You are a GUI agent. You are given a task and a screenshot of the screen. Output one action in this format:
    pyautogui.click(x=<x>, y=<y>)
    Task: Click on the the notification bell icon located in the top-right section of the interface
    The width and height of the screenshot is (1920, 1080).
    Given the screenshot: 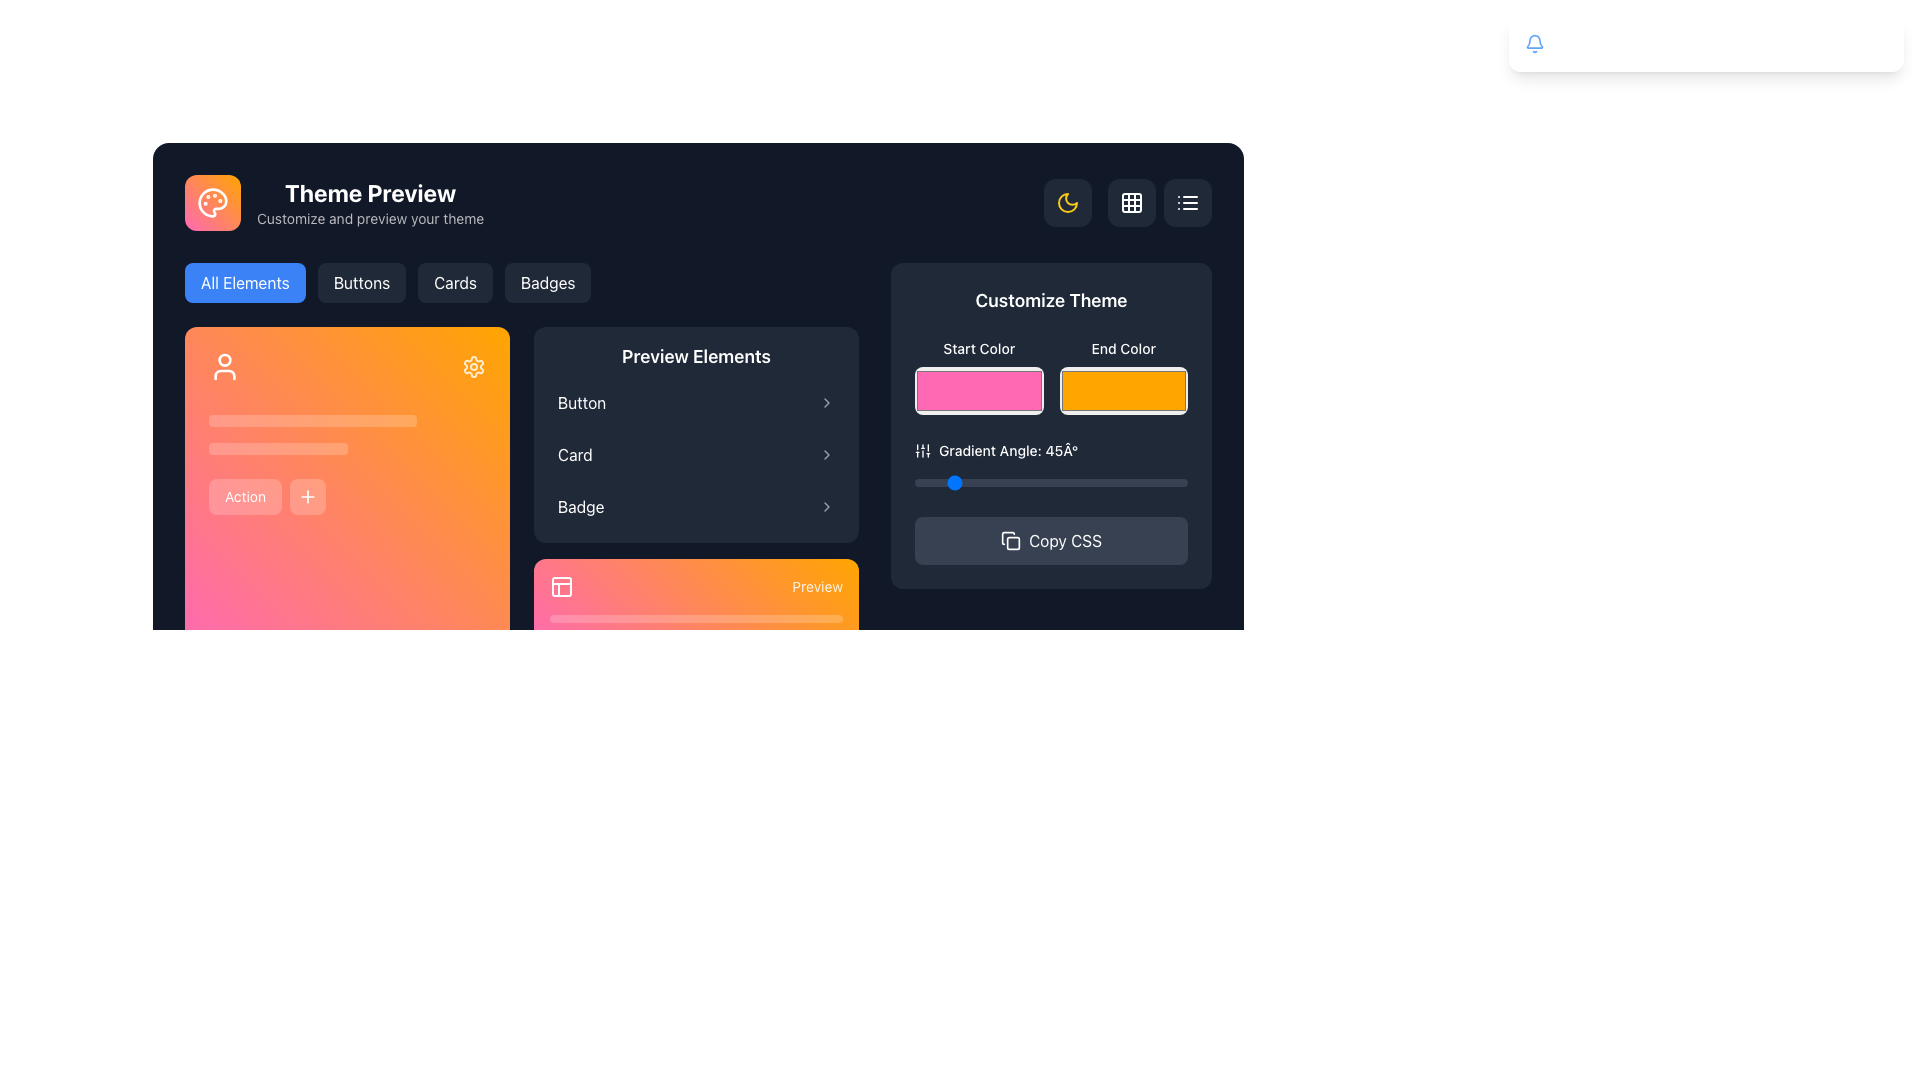 What is the action you would take?
    pyautogui.click(x=1533, y=43)
    